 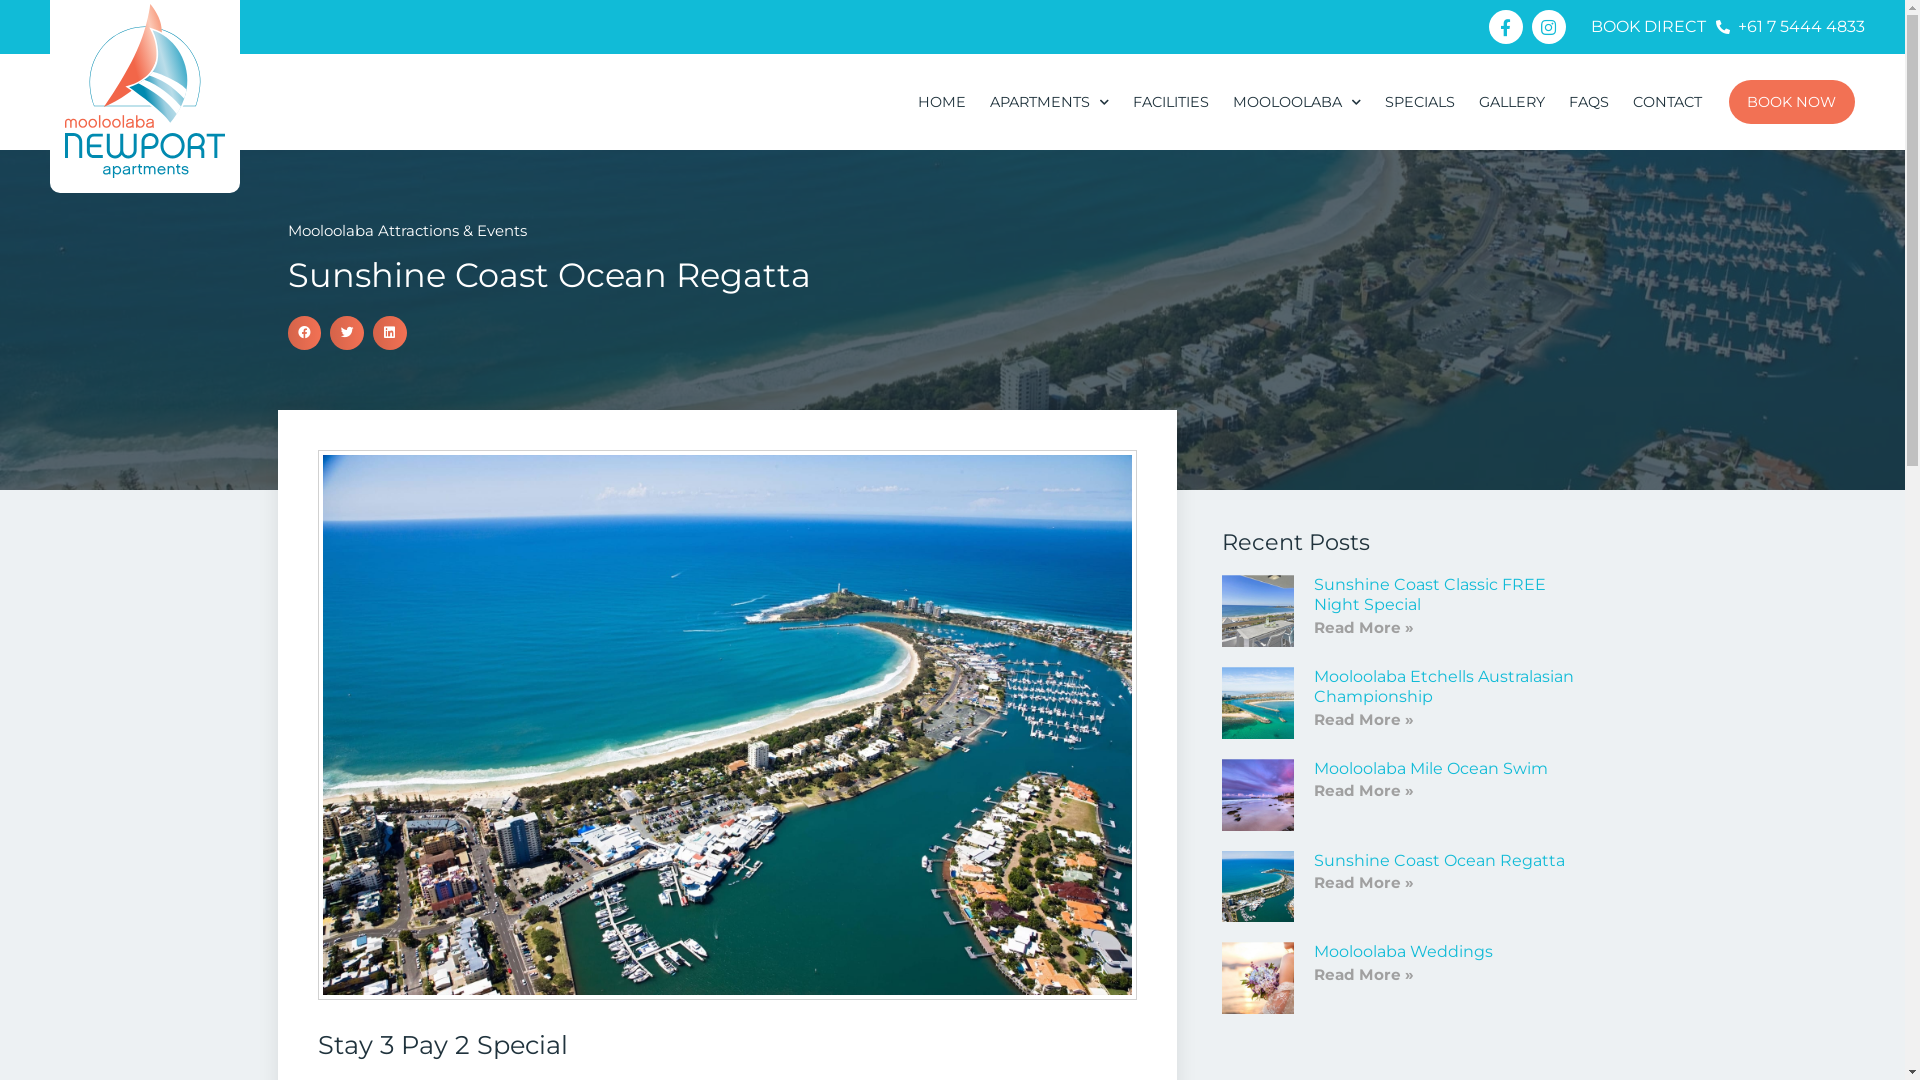 I want to click on 'Sunshine Coast Ocean Regatta', so click(x=1438, y=858).